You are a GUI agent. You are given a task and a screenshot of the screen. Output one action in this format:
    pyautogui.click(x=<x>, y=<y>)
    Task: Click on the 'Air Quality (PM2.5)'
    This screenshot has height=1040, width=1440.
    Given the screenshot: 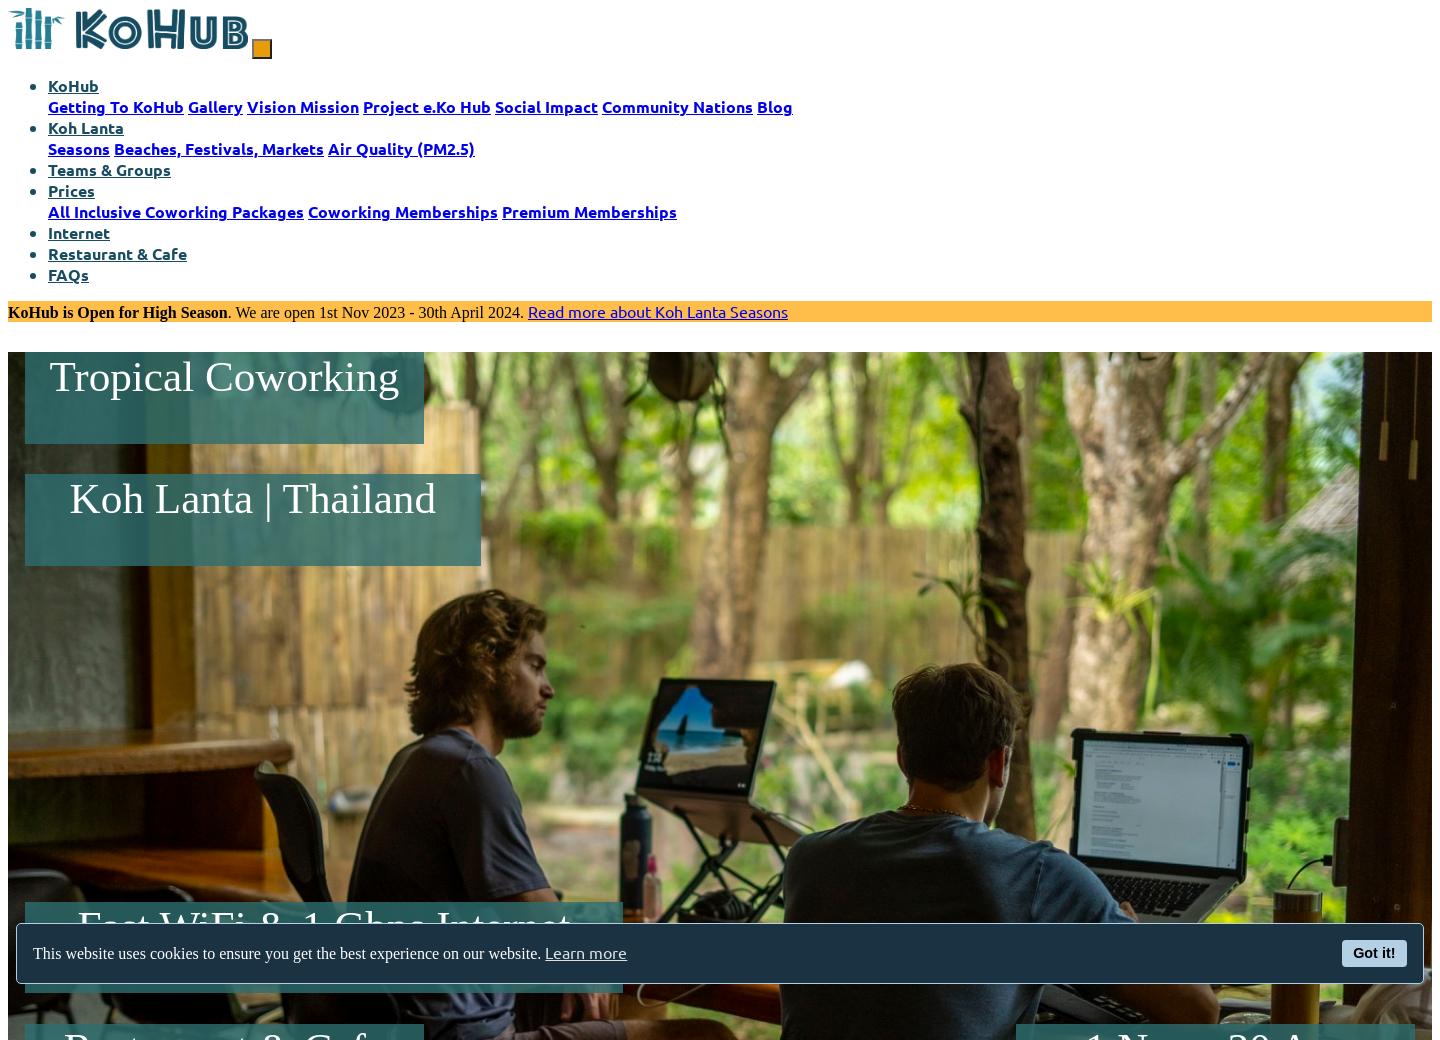 What is the action you would take?
    pyautogui.click(x=400, y=148)
    